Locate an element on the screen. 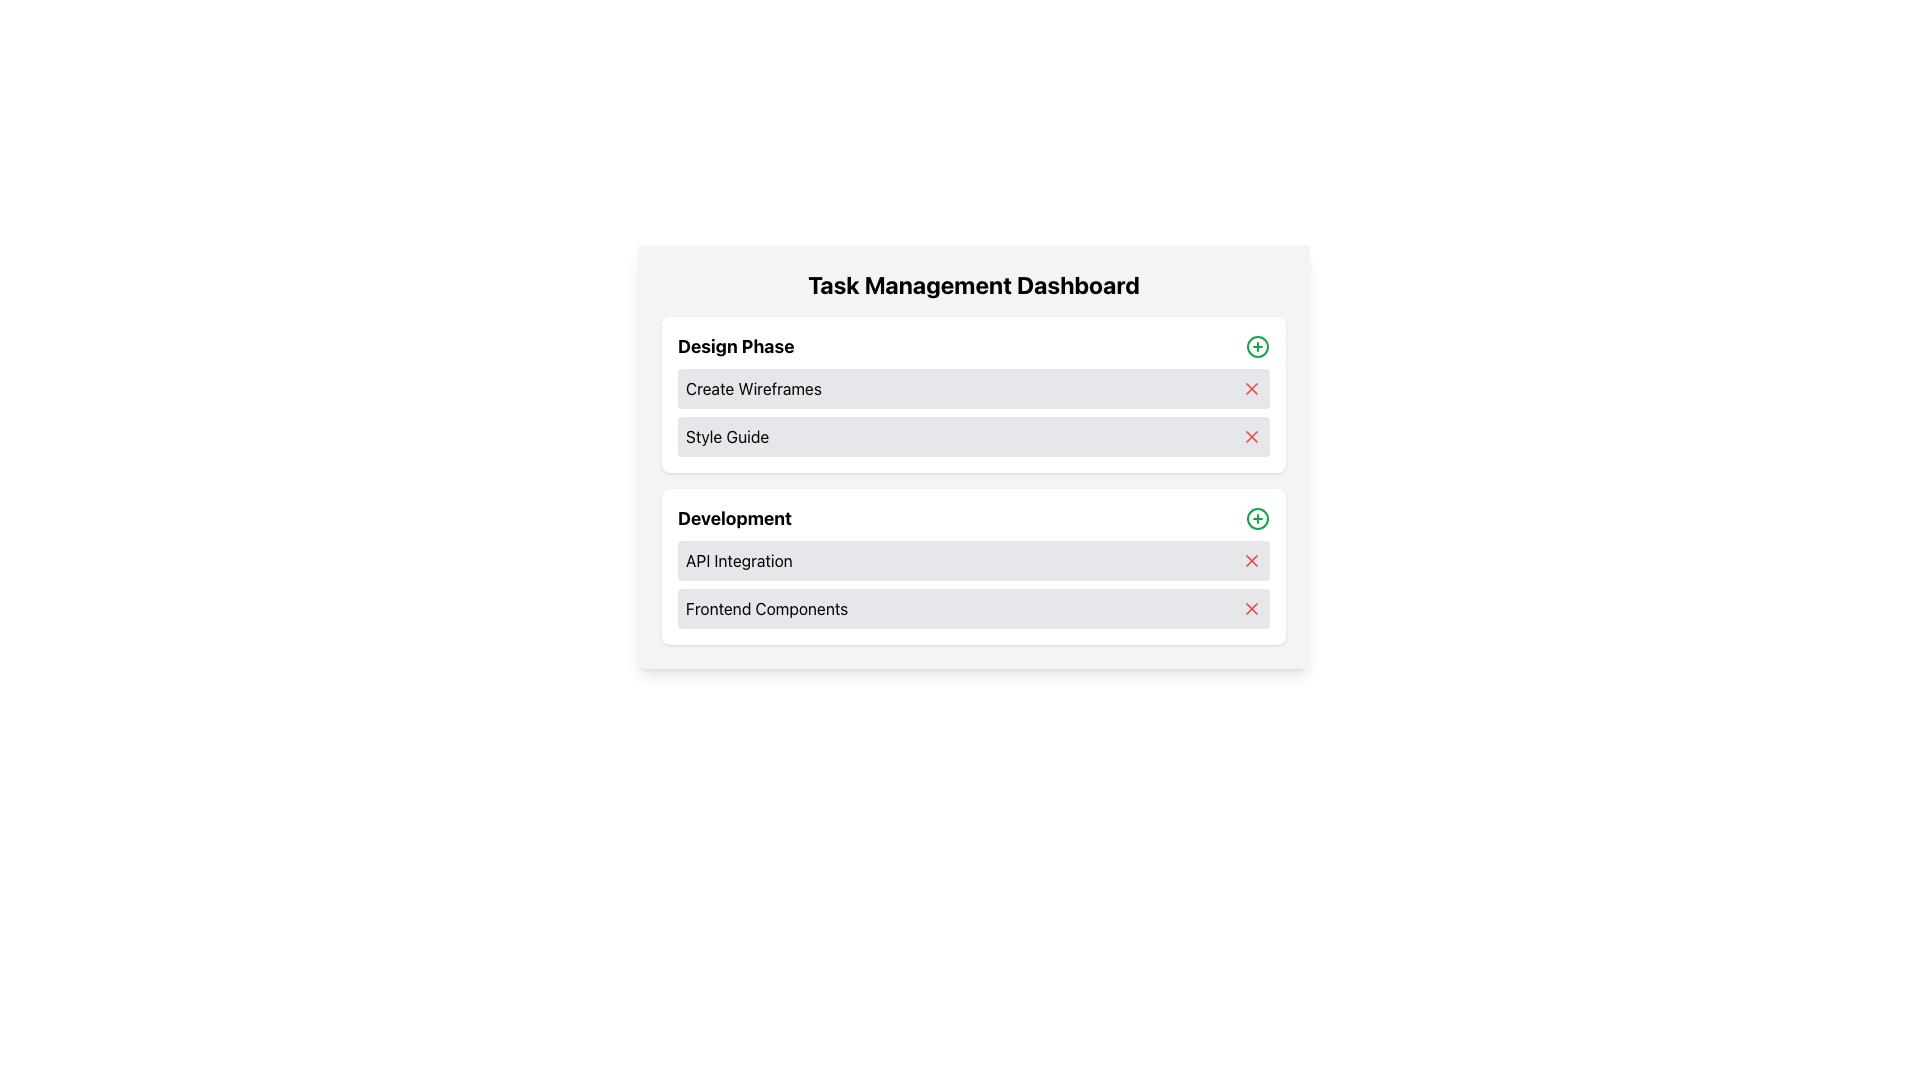 The image size is (1920, 1080). the text label displaying 'Create Wireframes', which is styled with a bold sans-serif font in black on a light grey background is located at coordinates (752, 389).